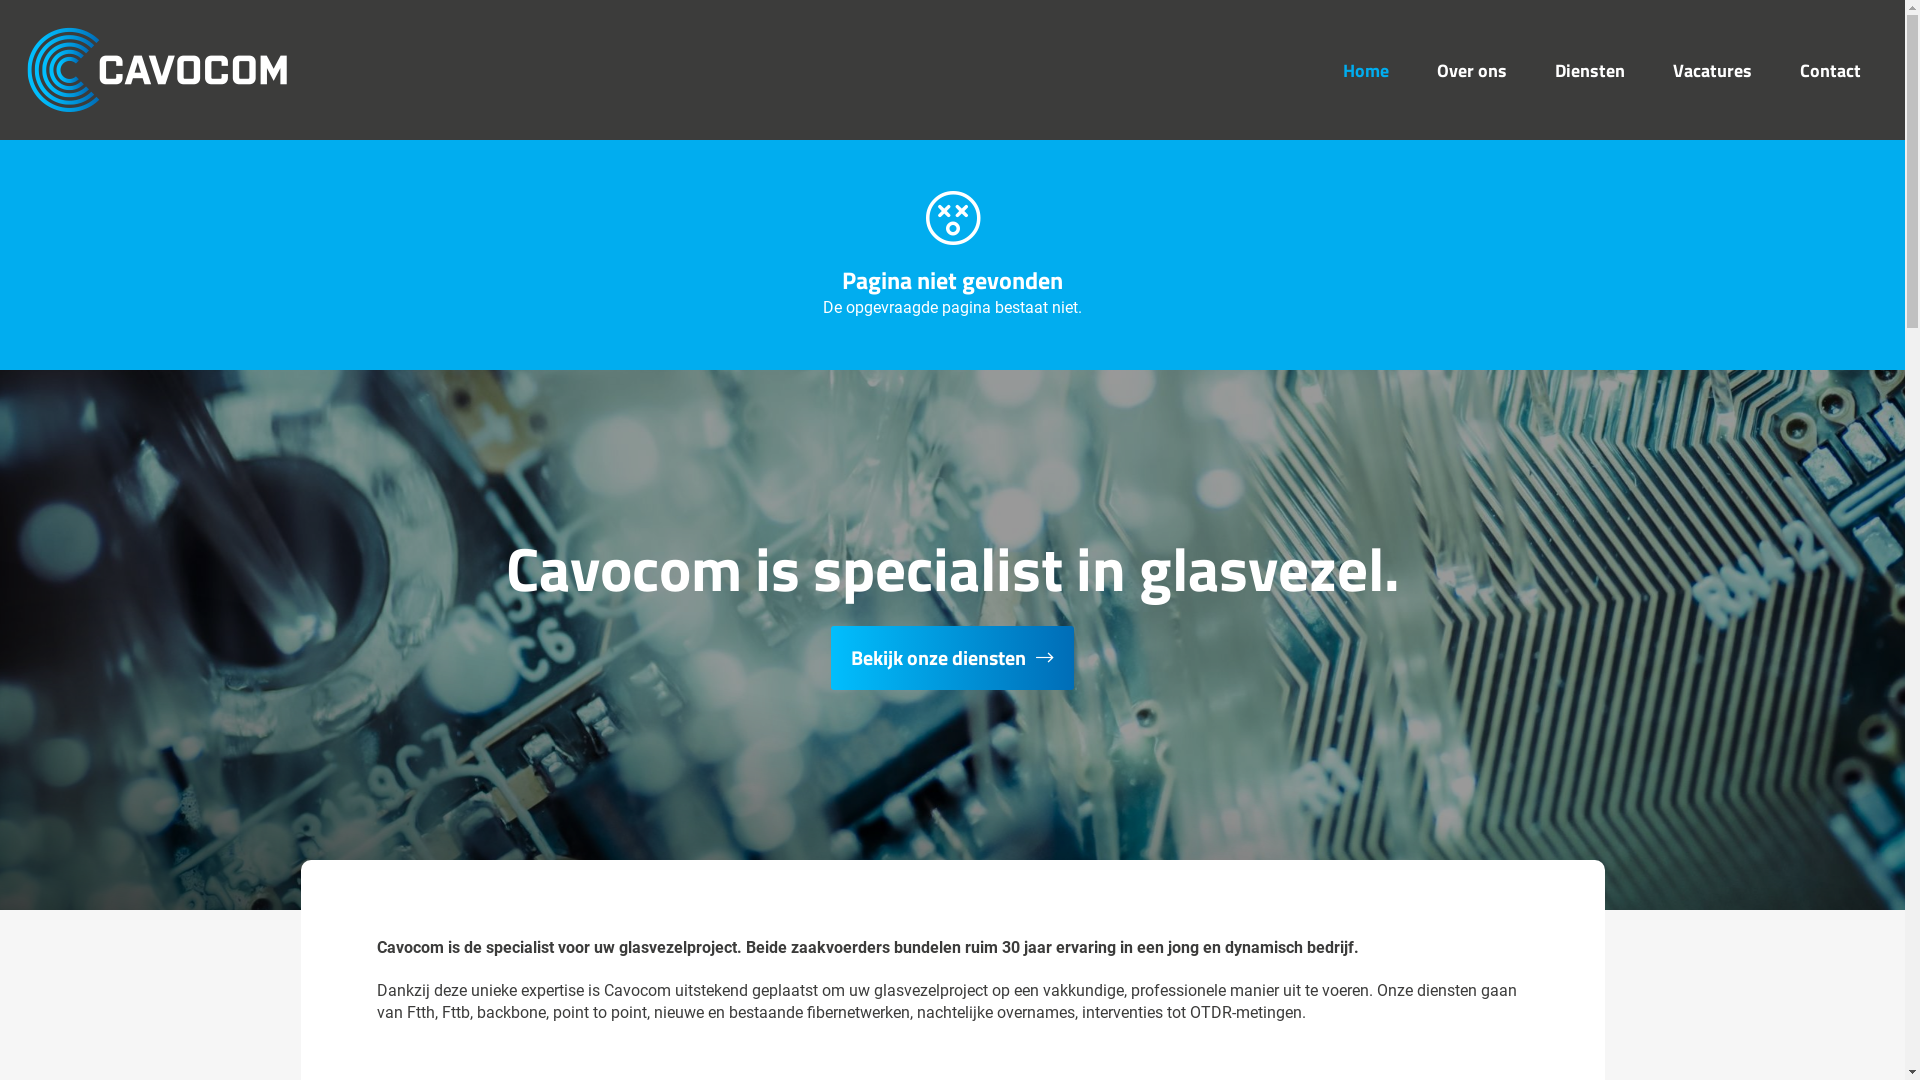 The height and width of the screenshot is (1080, 1920). I want to click on 'Bekijk onze diensten', so click(951, 658).